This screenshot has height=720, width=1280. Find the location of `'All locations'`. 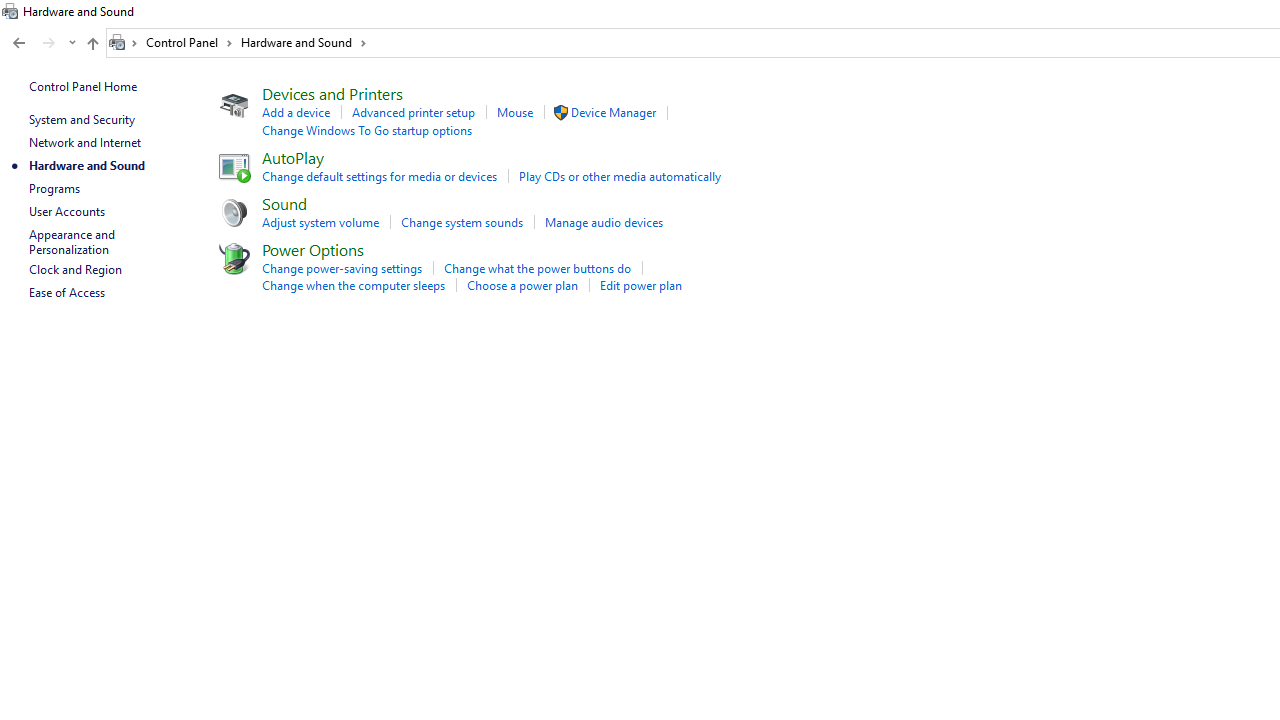

'All locations' is located at coordinates (123, 42).